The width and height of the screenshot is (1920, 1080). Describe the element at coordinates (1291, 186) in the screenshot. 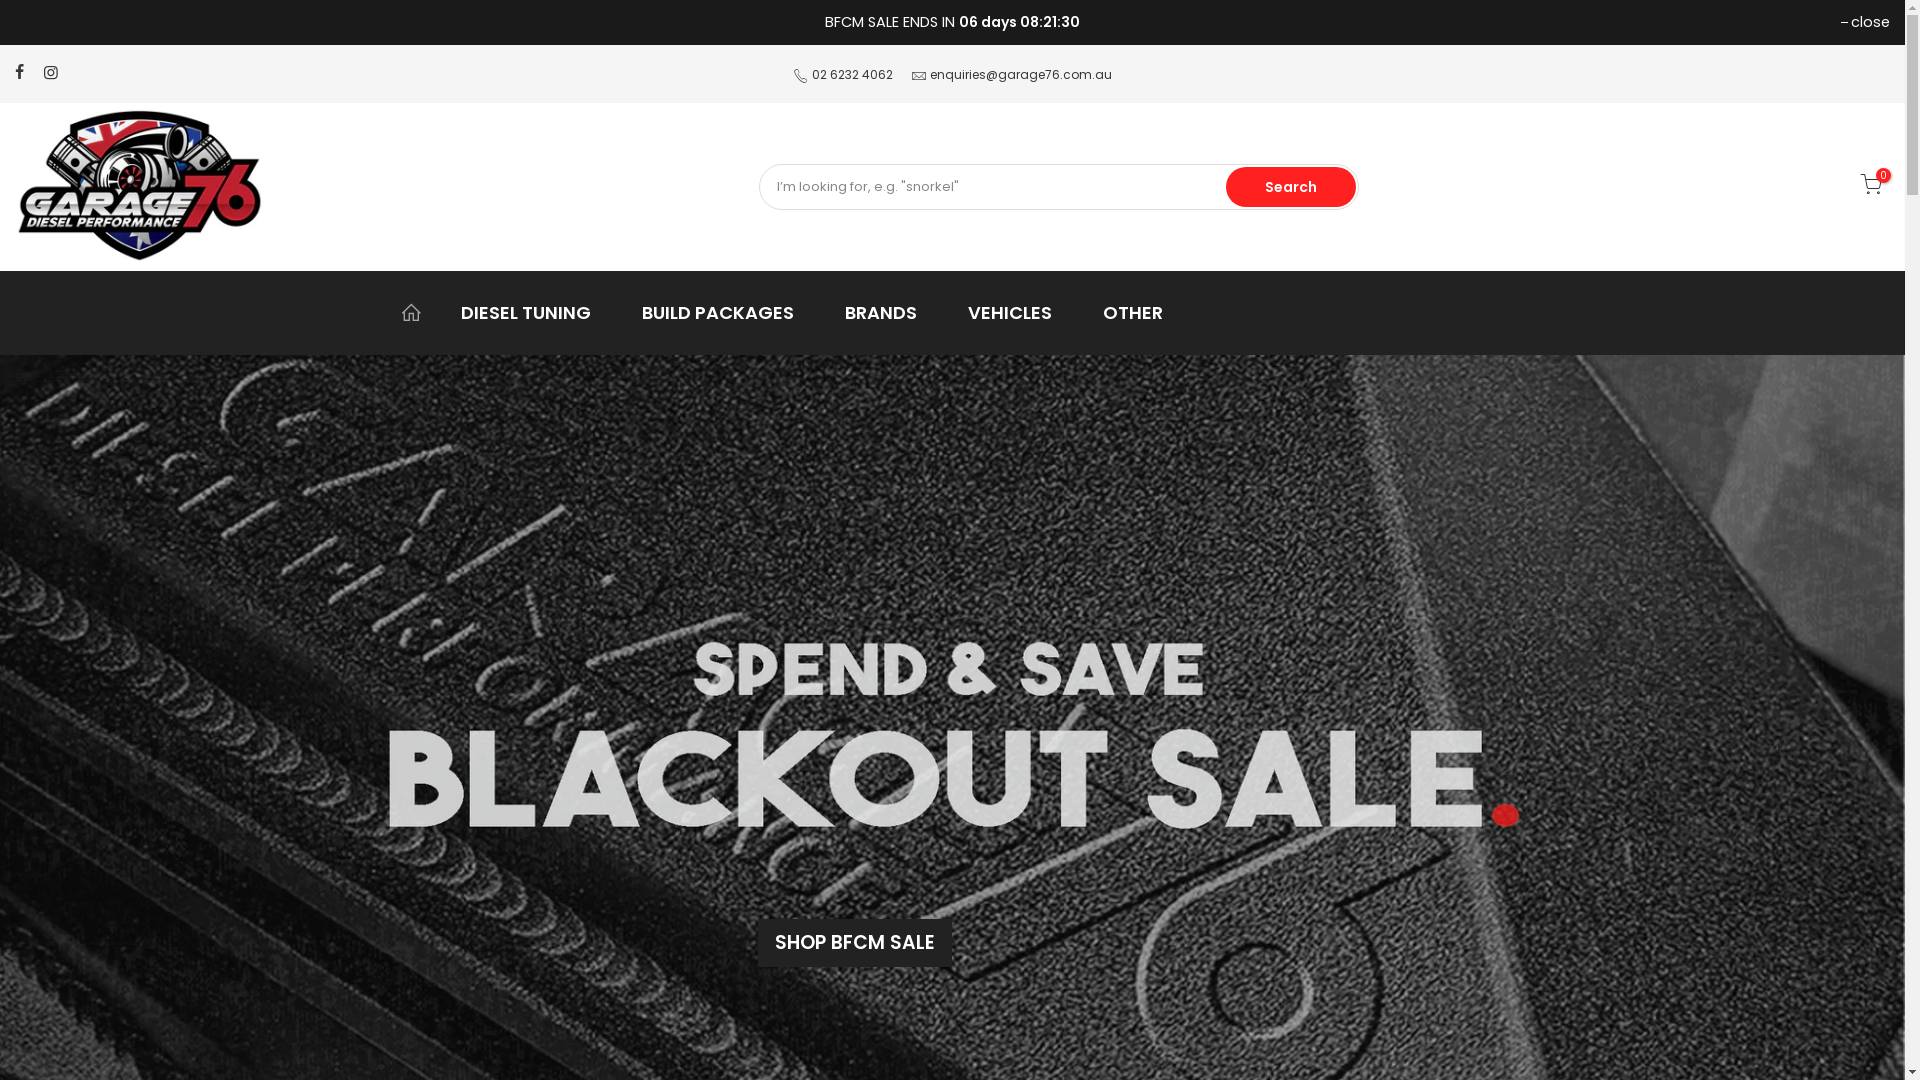

I see `'Search'` at that location.